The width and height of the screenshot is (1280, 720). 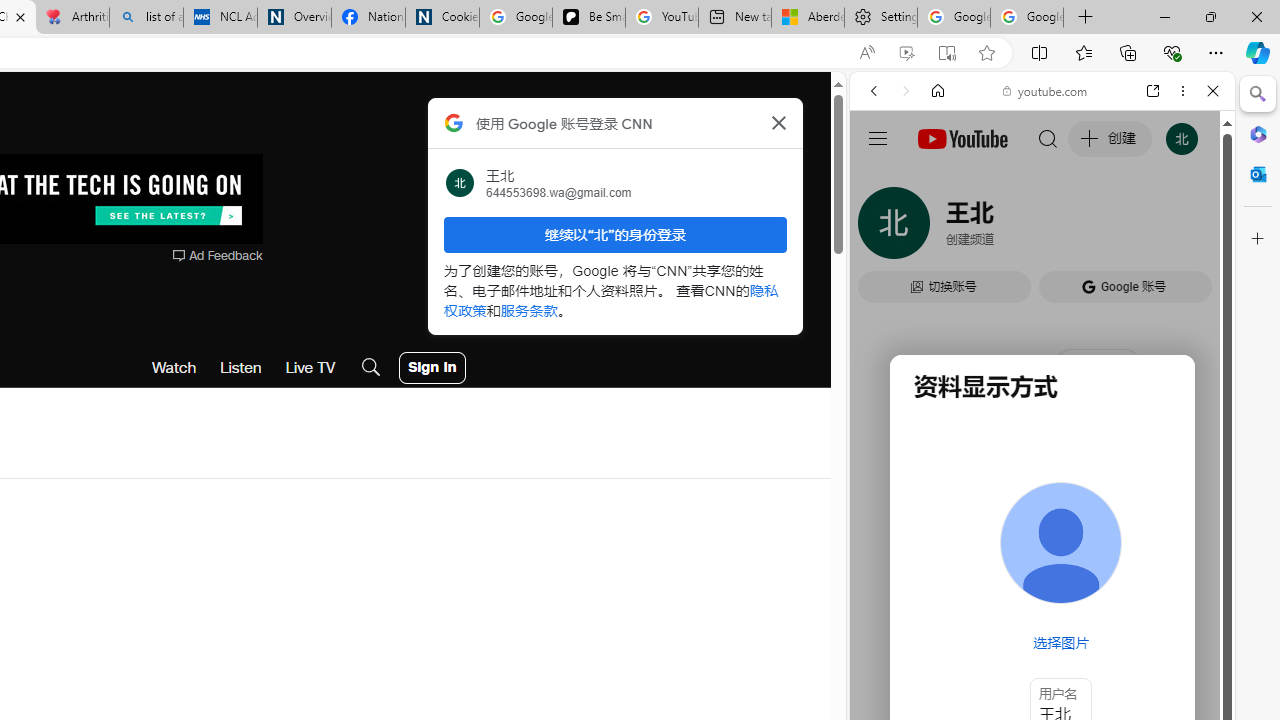 I want to click on 'Search Filter, IMAGES', so click(x=939, y=227).